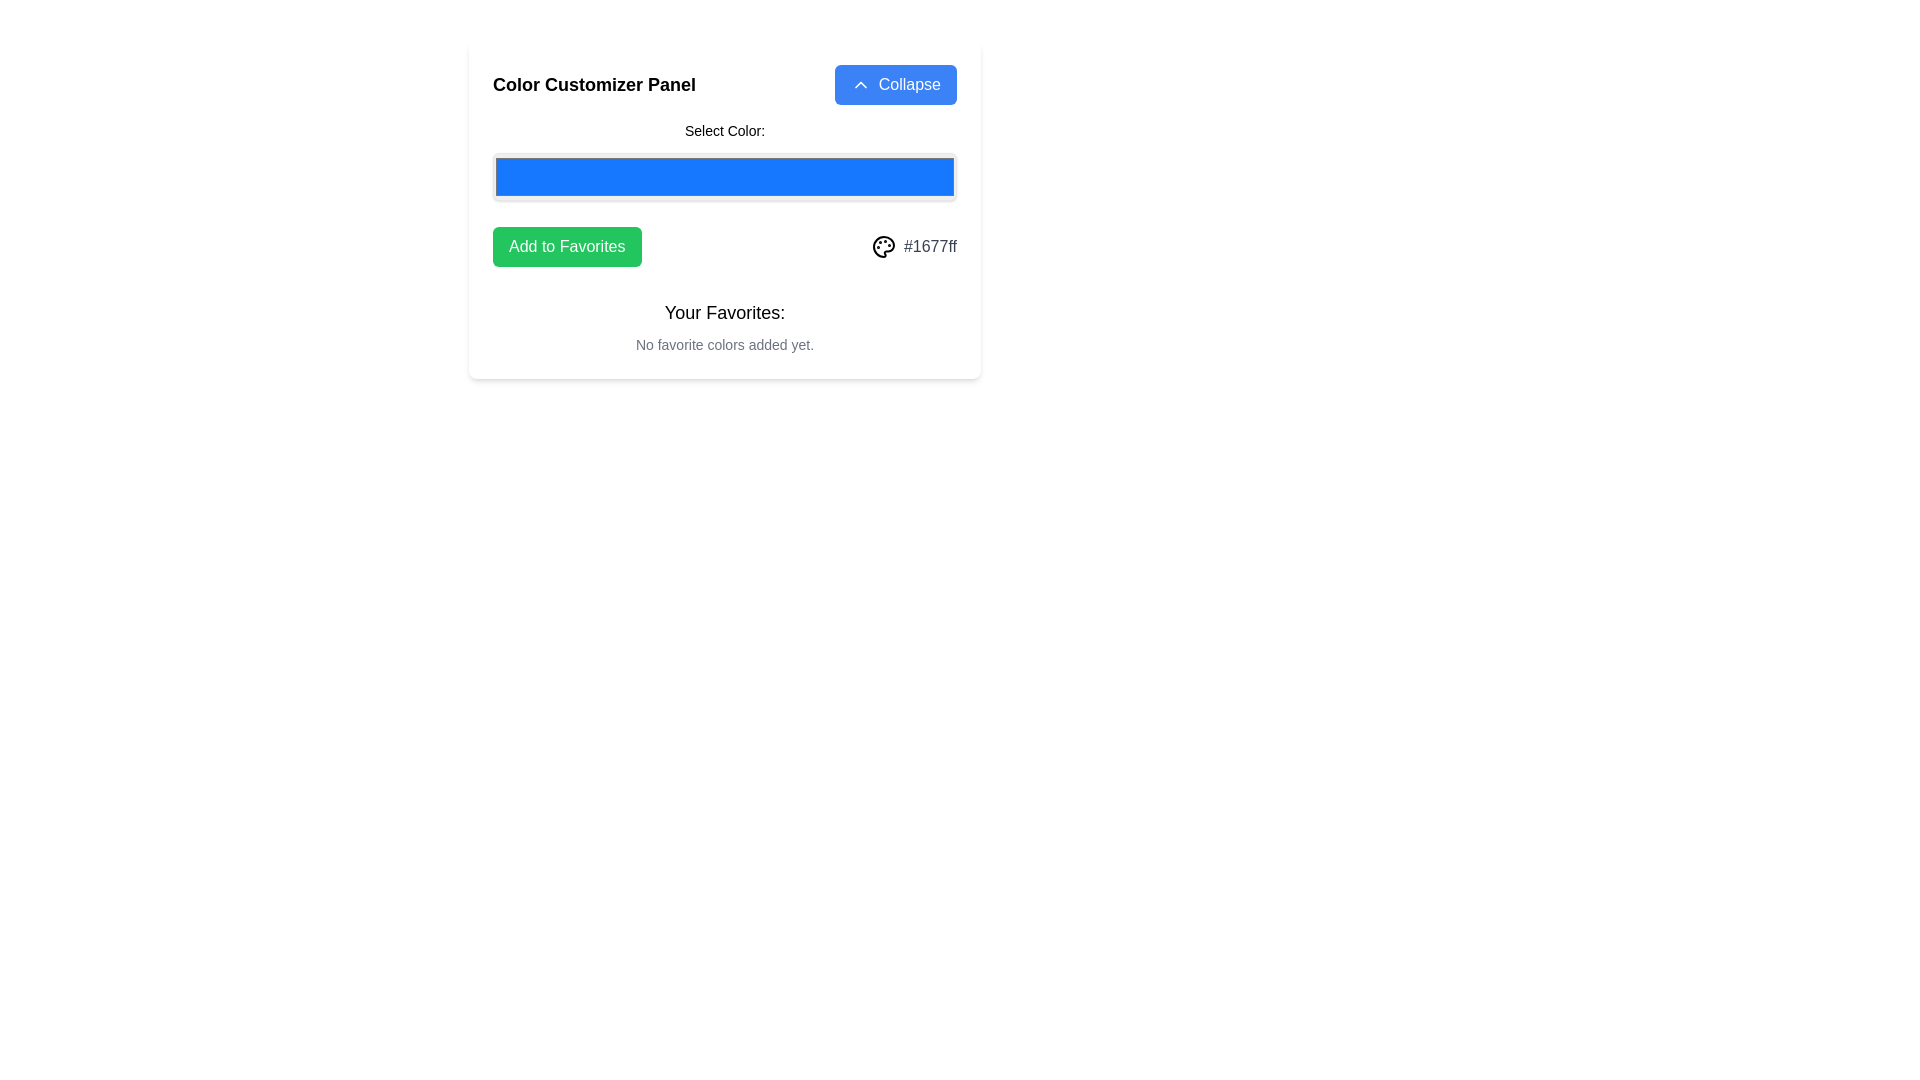 Image resolution: width=1920 pixels, height=1080 pixels. Describe the element at coordinates (860, 83) in the screenshot. I see `the collapse icon located at the top-right corner of the panel interface` at that location.